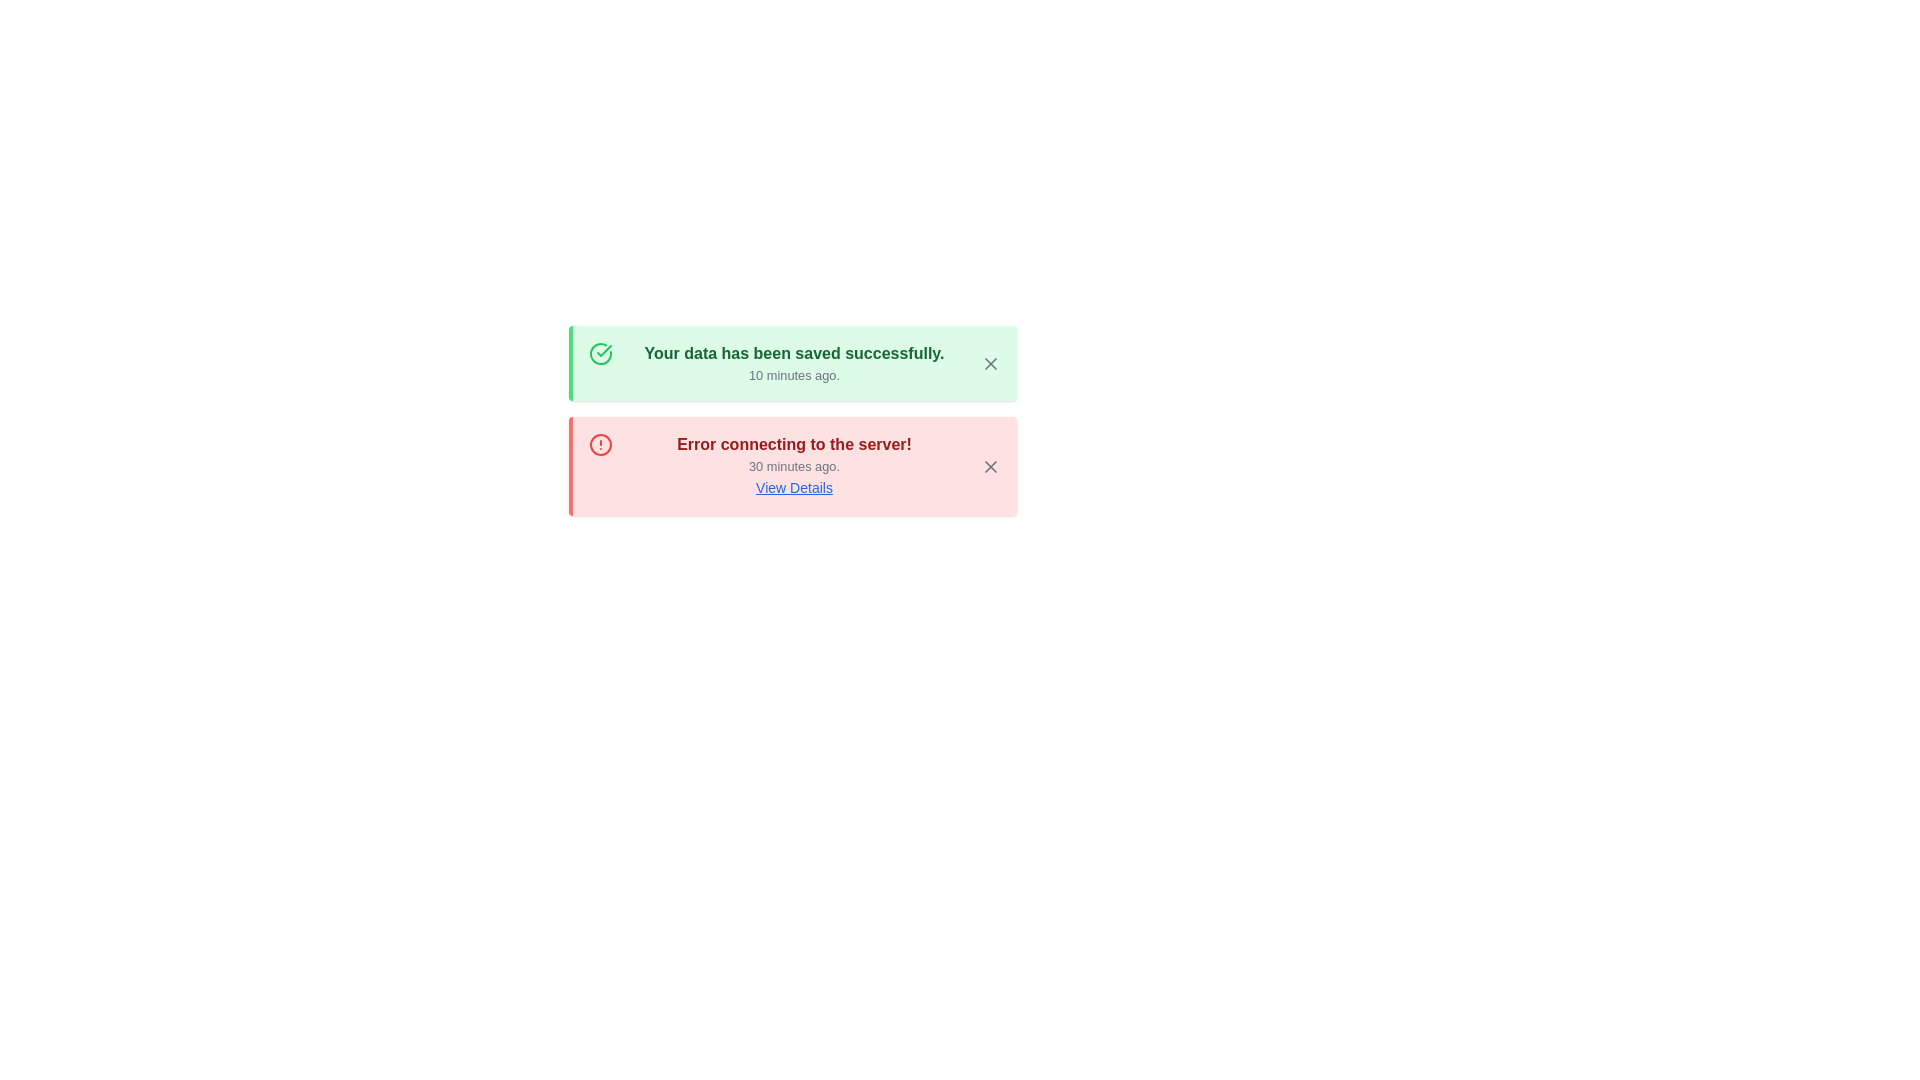 The image size is (1920, 1080). What do you see at coordinates (990, 466) in the screenshot?
I see `the close button located in the top-right corner of the red notification card to dismiss the notification message` at bounding box center [990, 466].